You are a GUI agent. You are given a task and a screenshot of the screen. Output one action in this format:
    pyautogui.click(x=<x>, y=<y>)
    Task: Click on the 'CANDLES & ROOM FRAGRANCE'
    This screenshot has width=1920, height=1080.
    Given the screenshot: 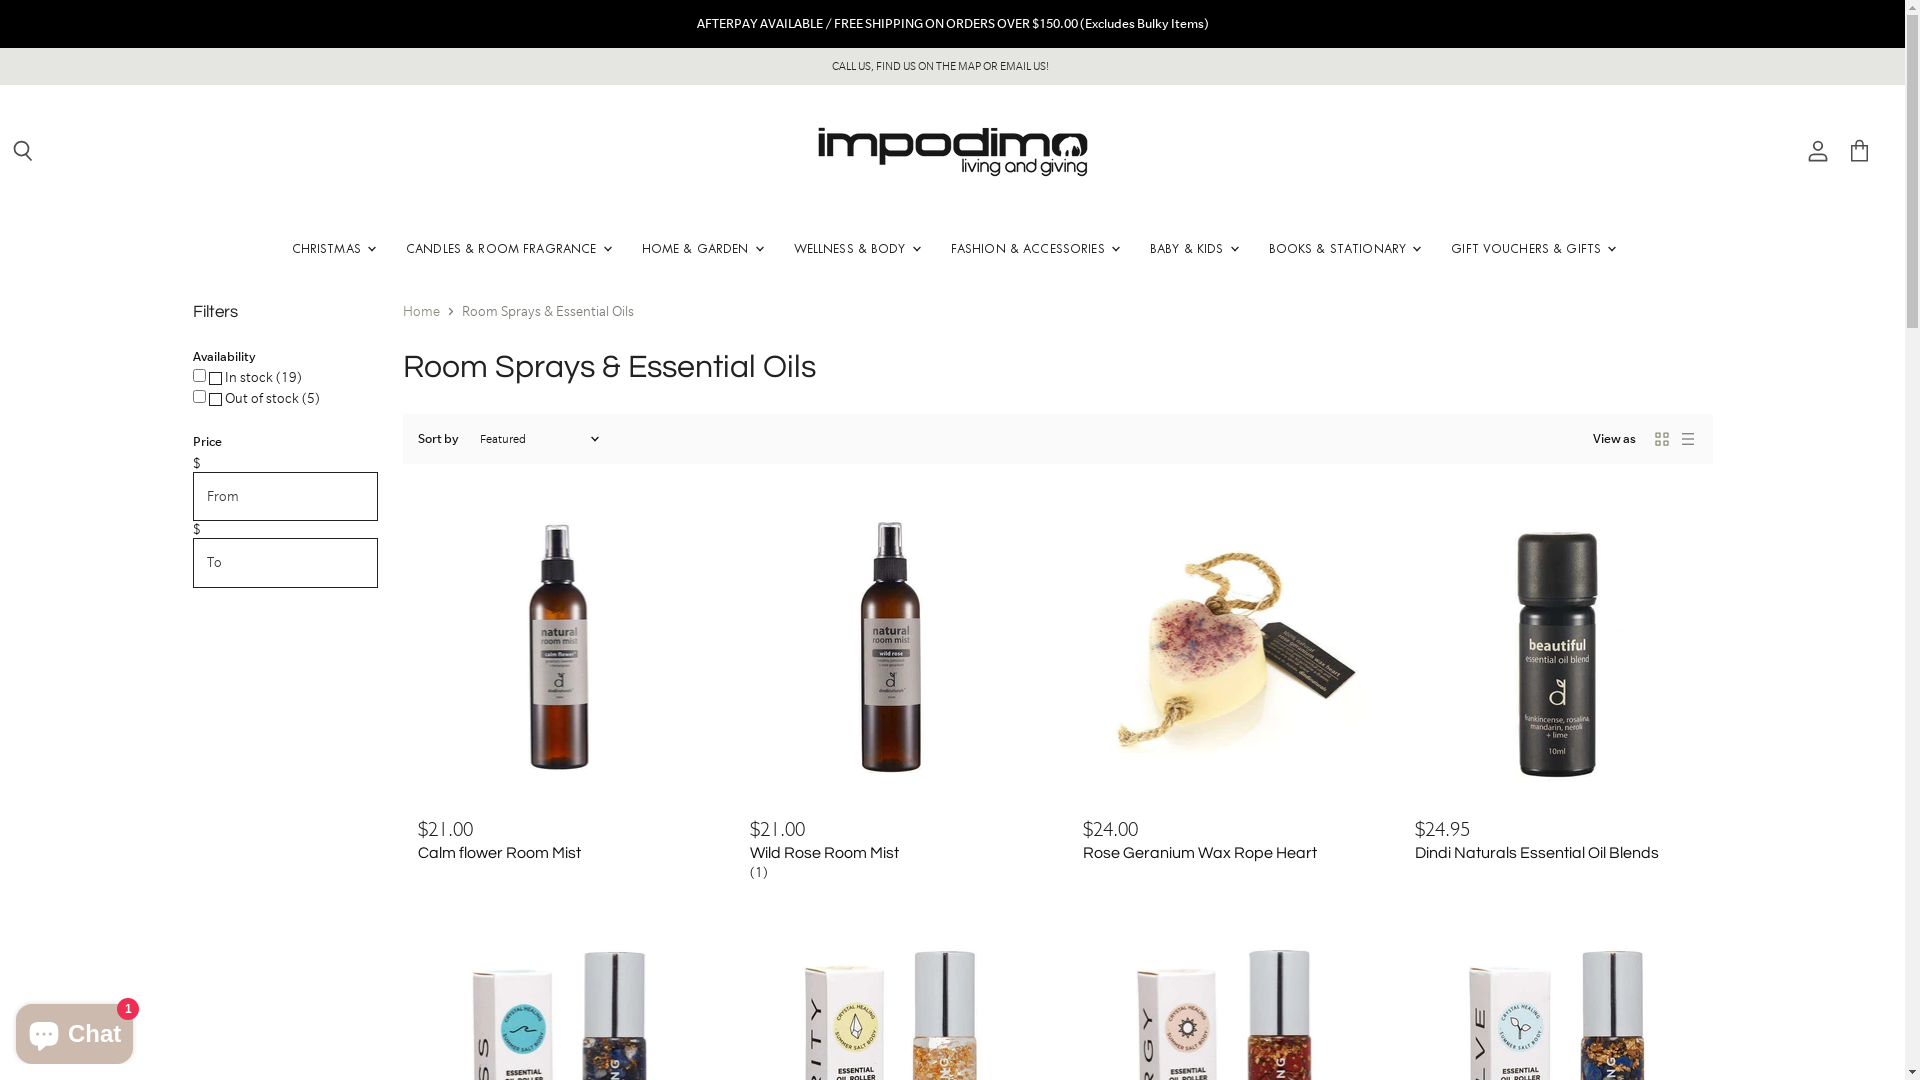 What is the action you would take?
    pyautogui.click(x=507, y=247)
    